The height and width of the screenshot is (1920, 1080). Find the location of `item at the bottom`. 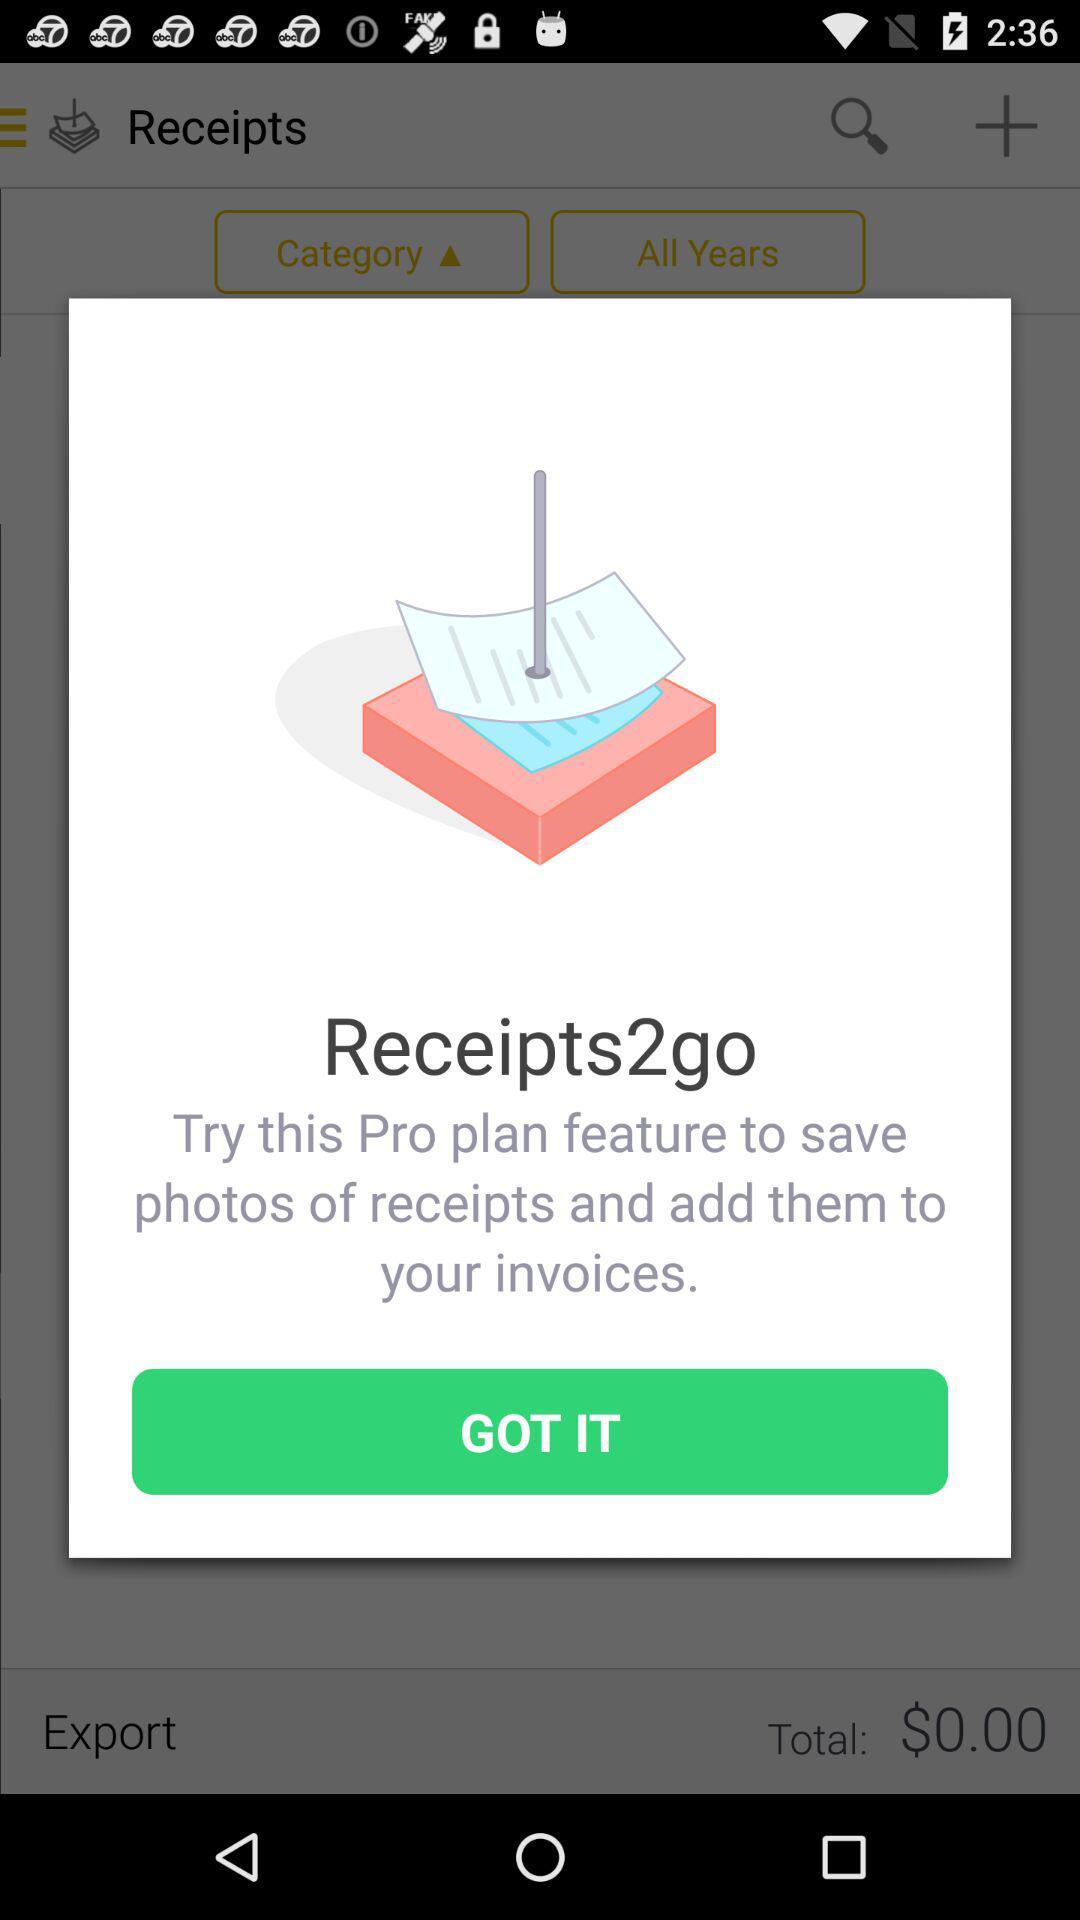

item at the bottom is located at coordinates (540, 1430).